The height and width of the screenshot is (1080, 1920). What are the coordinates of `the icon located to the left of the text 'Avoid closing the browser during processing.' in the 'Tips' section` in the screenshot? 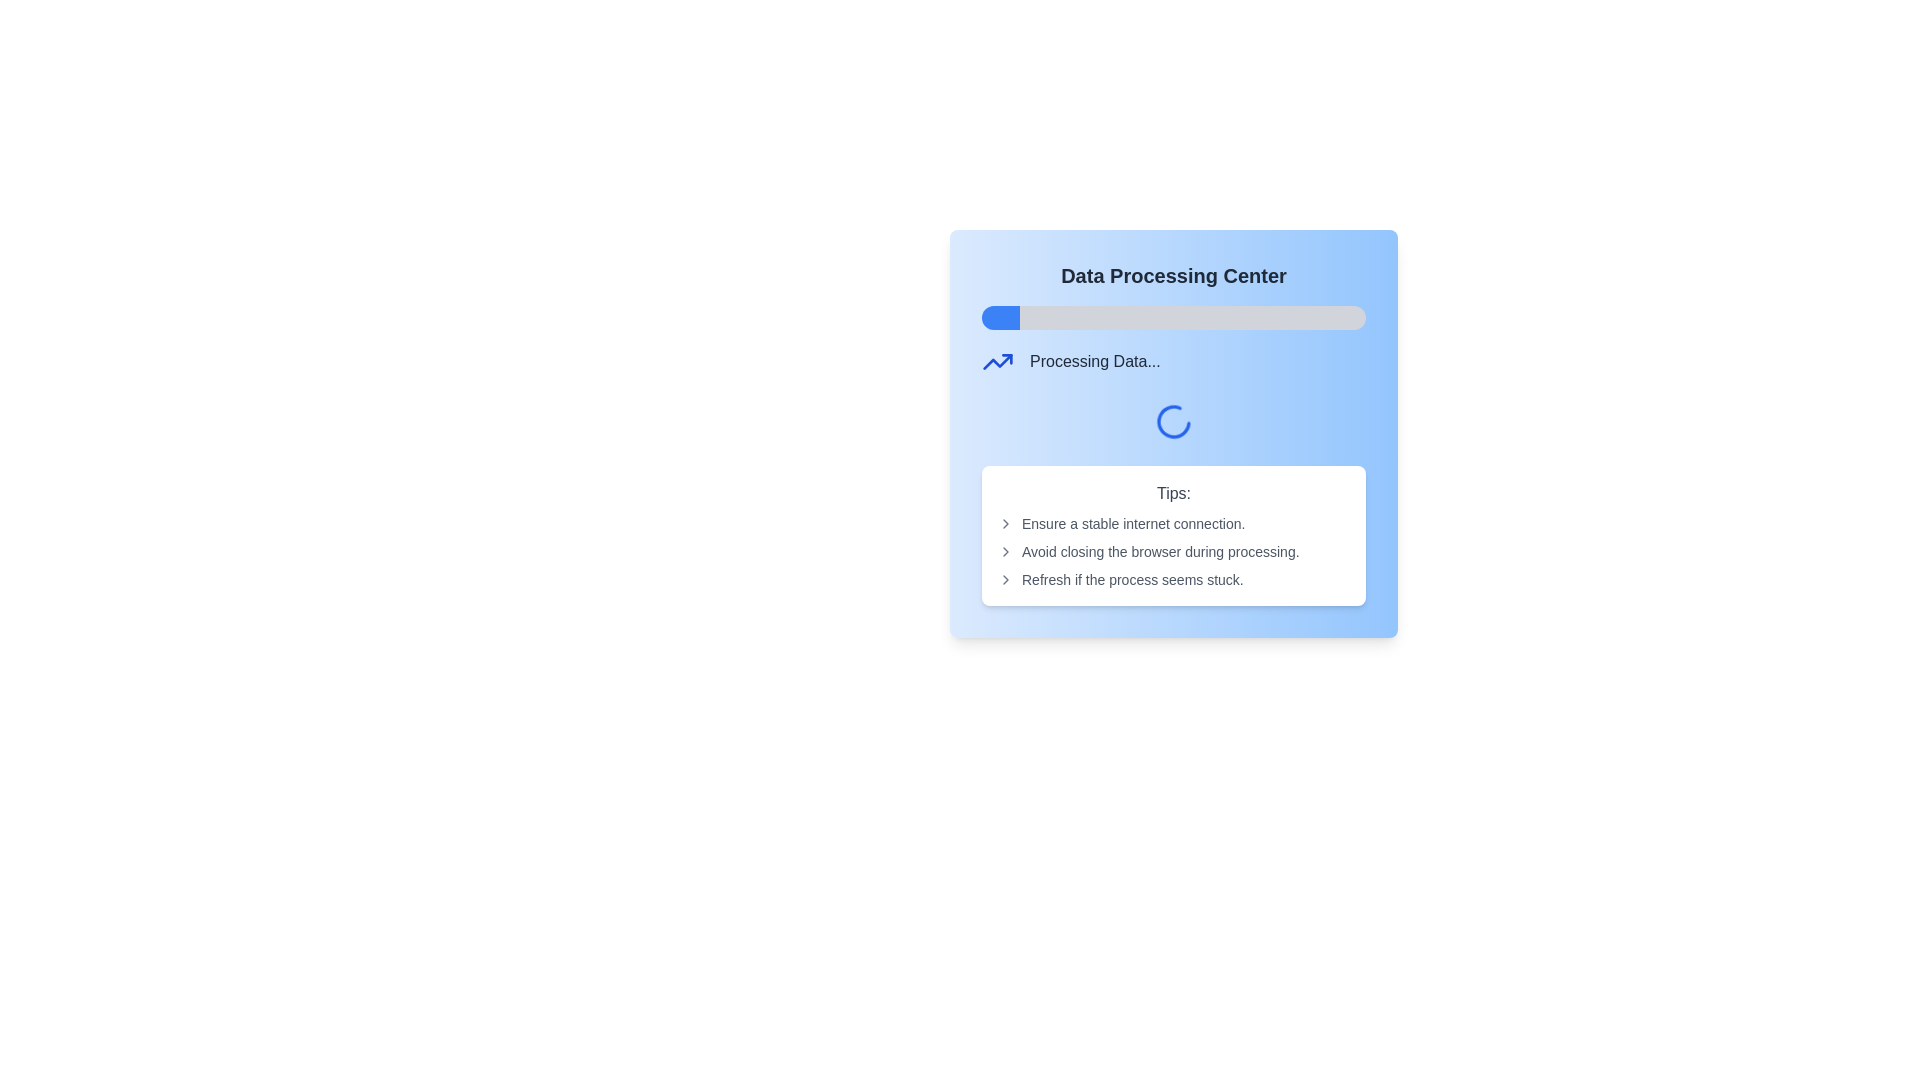 It's located at (1006, 551).